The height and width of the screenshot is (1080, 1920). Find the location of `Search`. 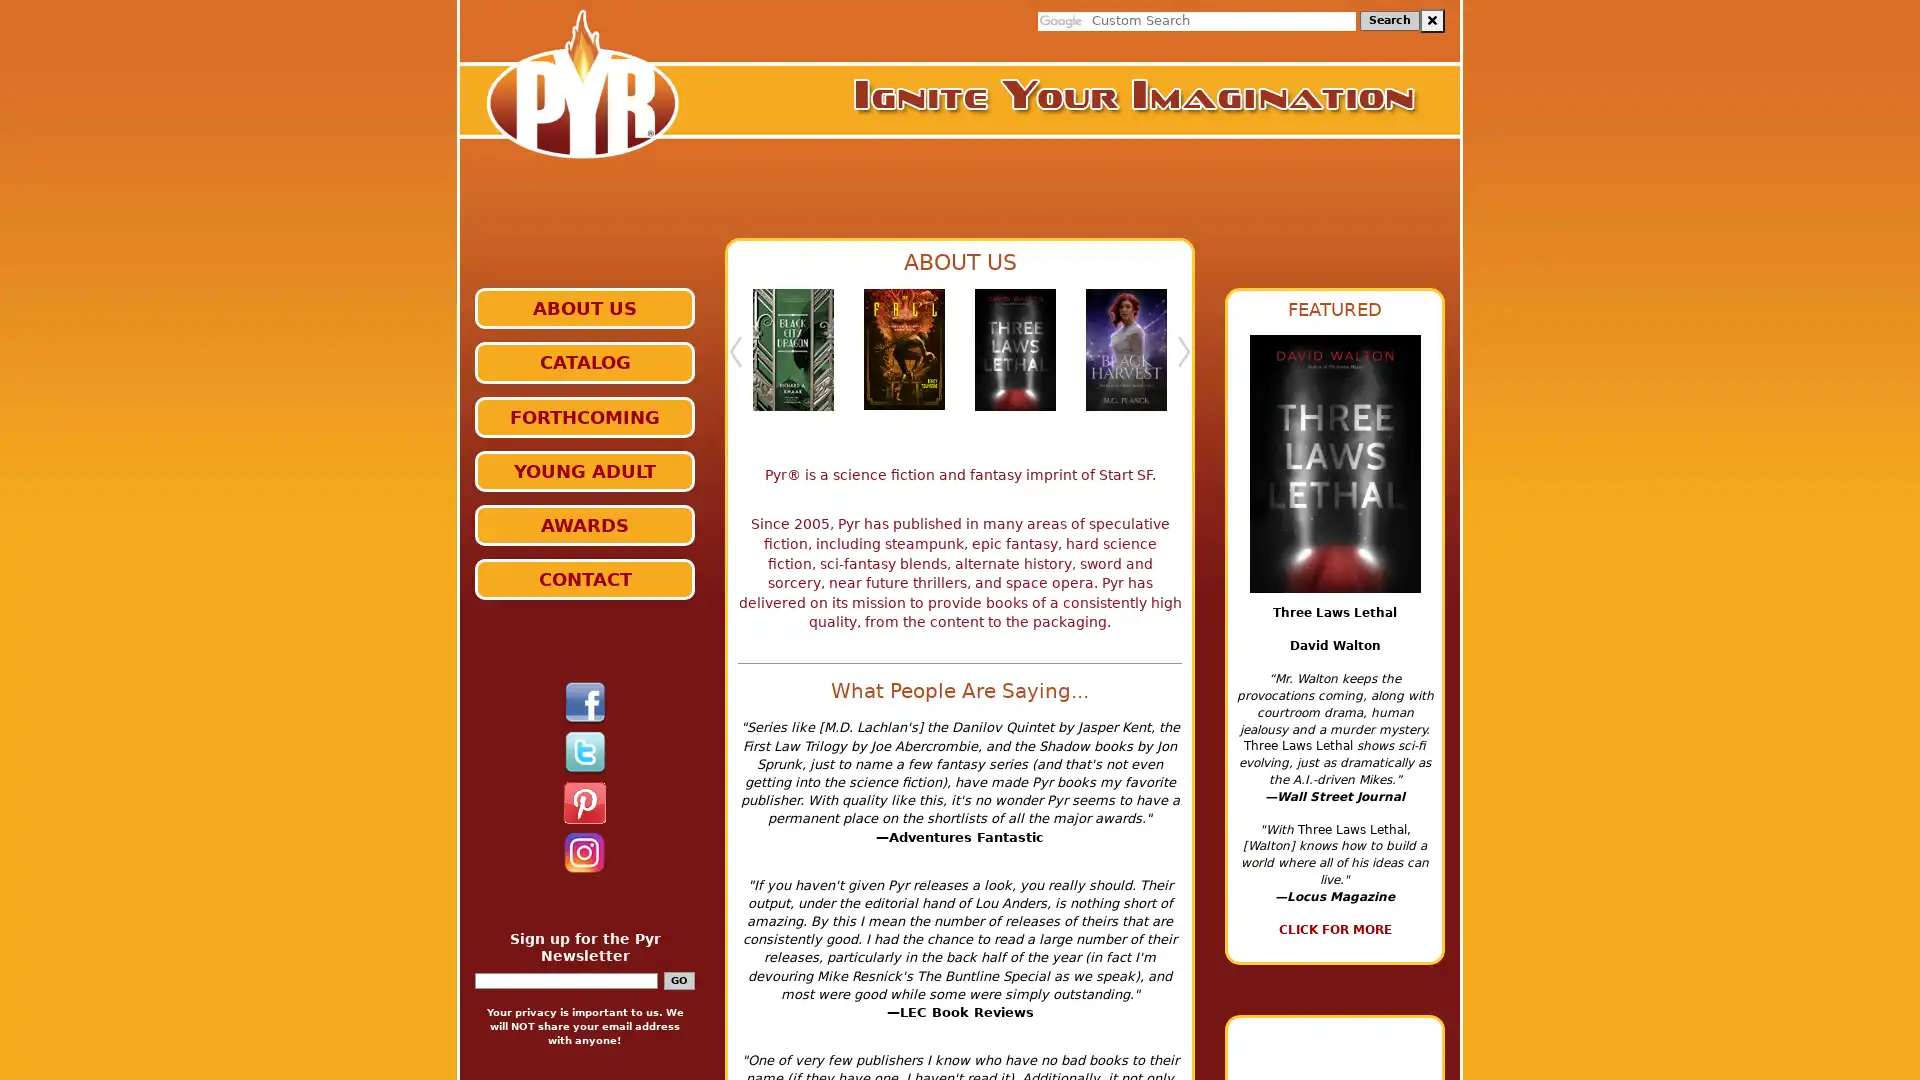

Search is located at coordinates (1389, 20).